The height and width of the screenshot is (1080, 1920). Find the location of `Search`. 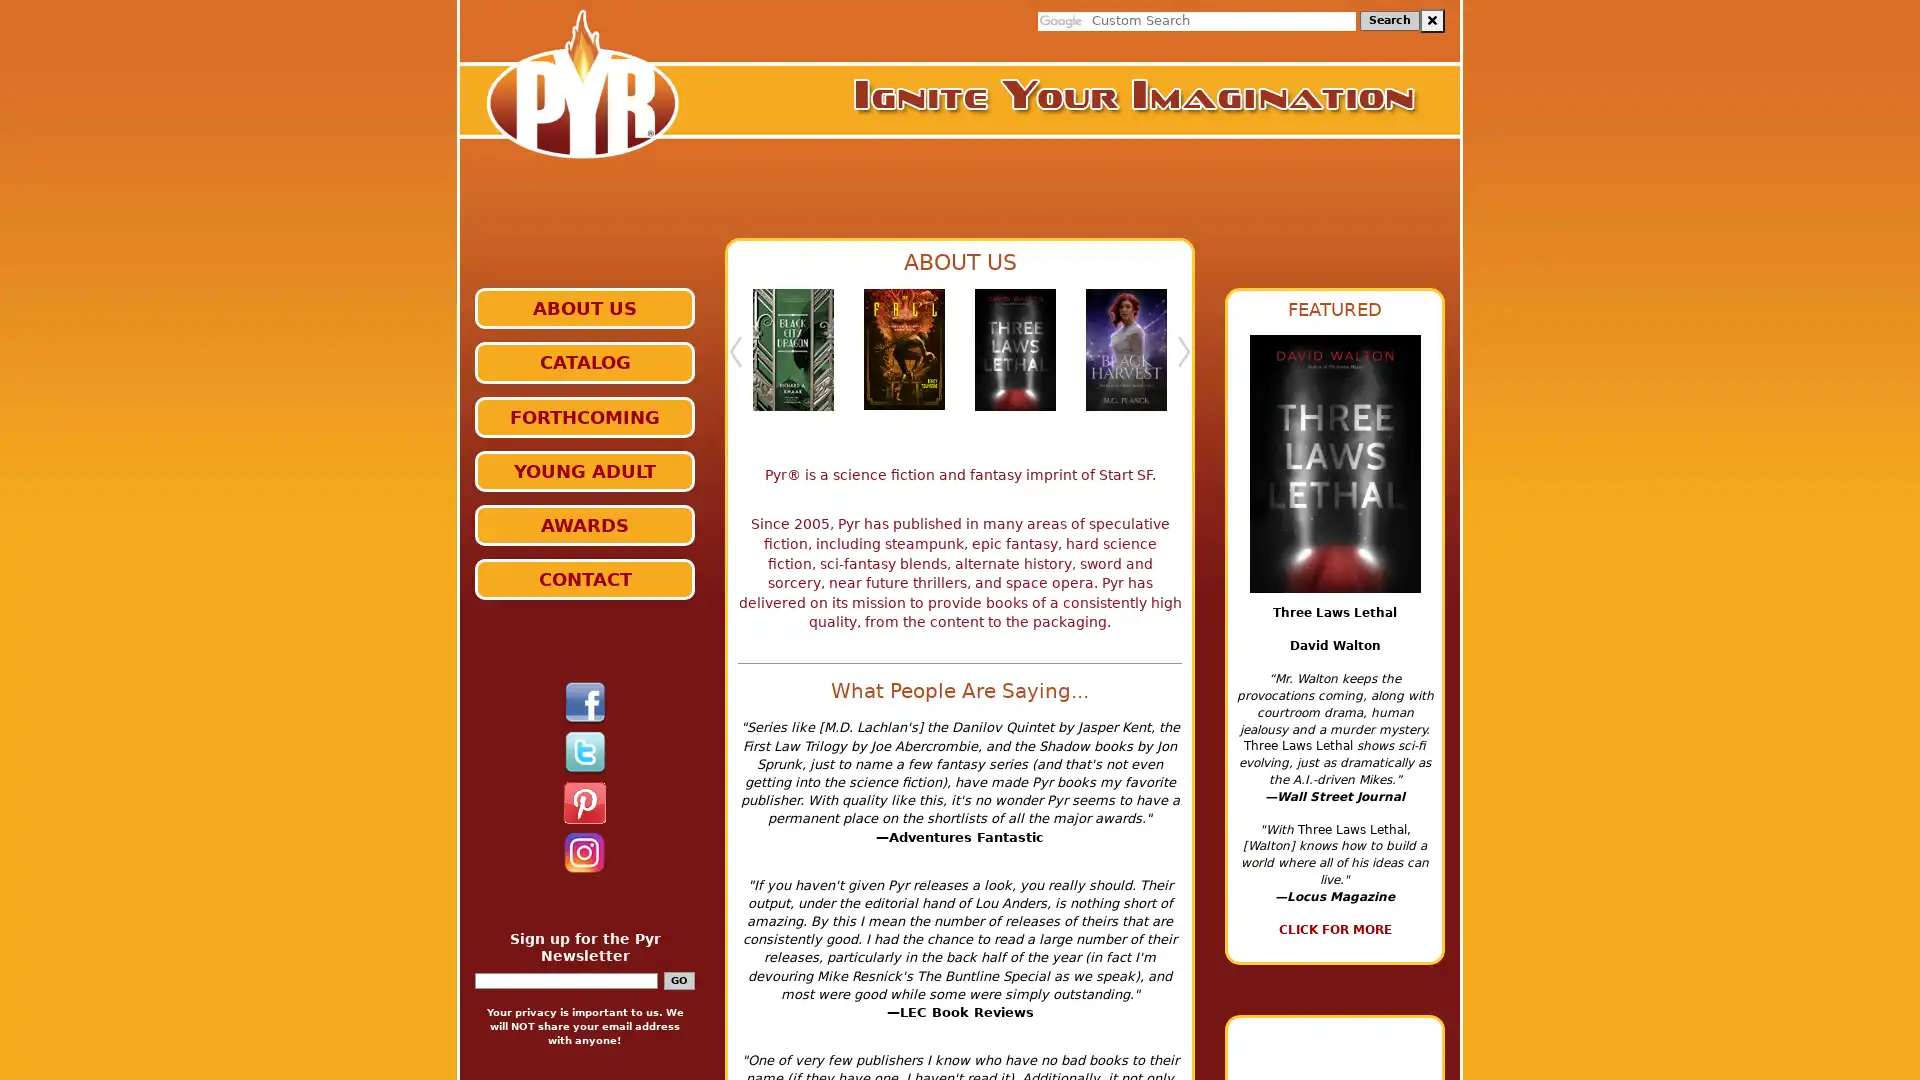

Search is located at coordinates (1389, 20).